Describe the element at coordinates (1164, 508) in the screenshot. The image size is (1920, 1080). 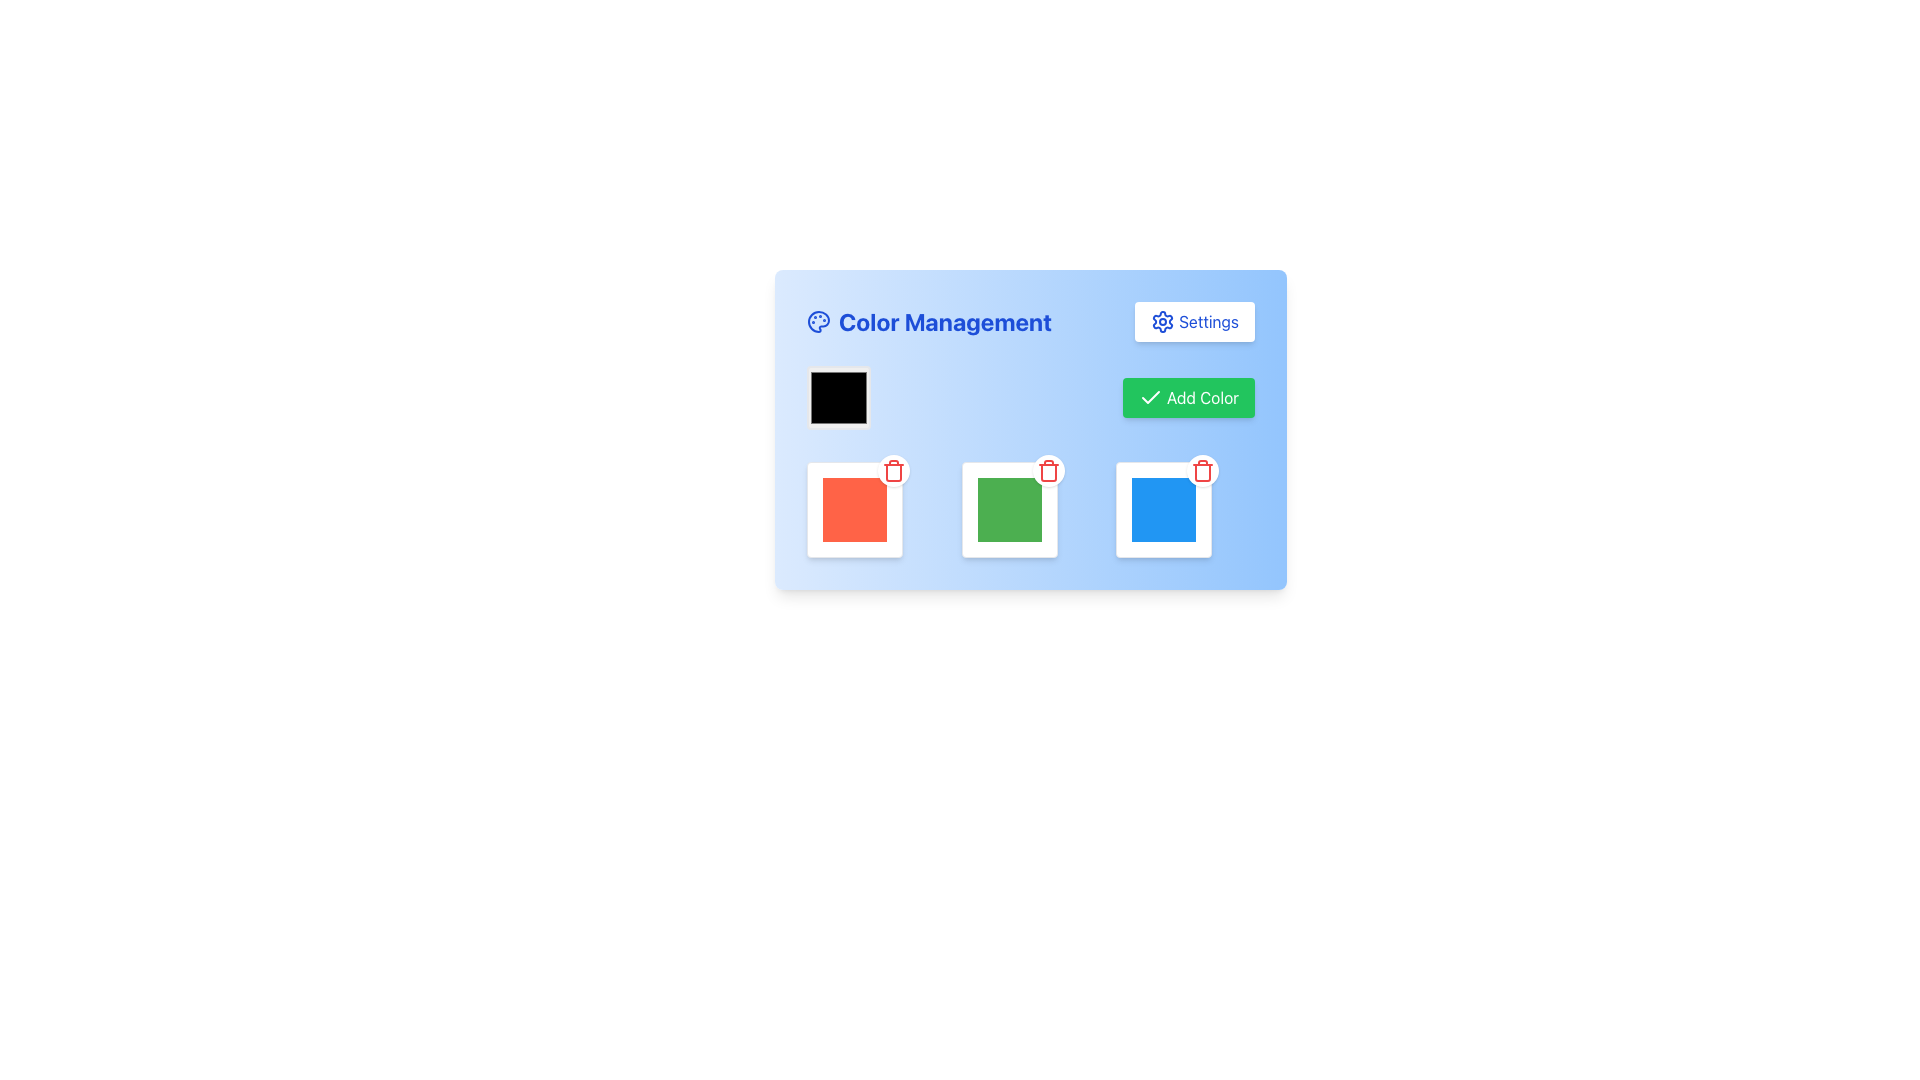
I see `the central part of the bottom-right colored button in the color selection panel` at that location.